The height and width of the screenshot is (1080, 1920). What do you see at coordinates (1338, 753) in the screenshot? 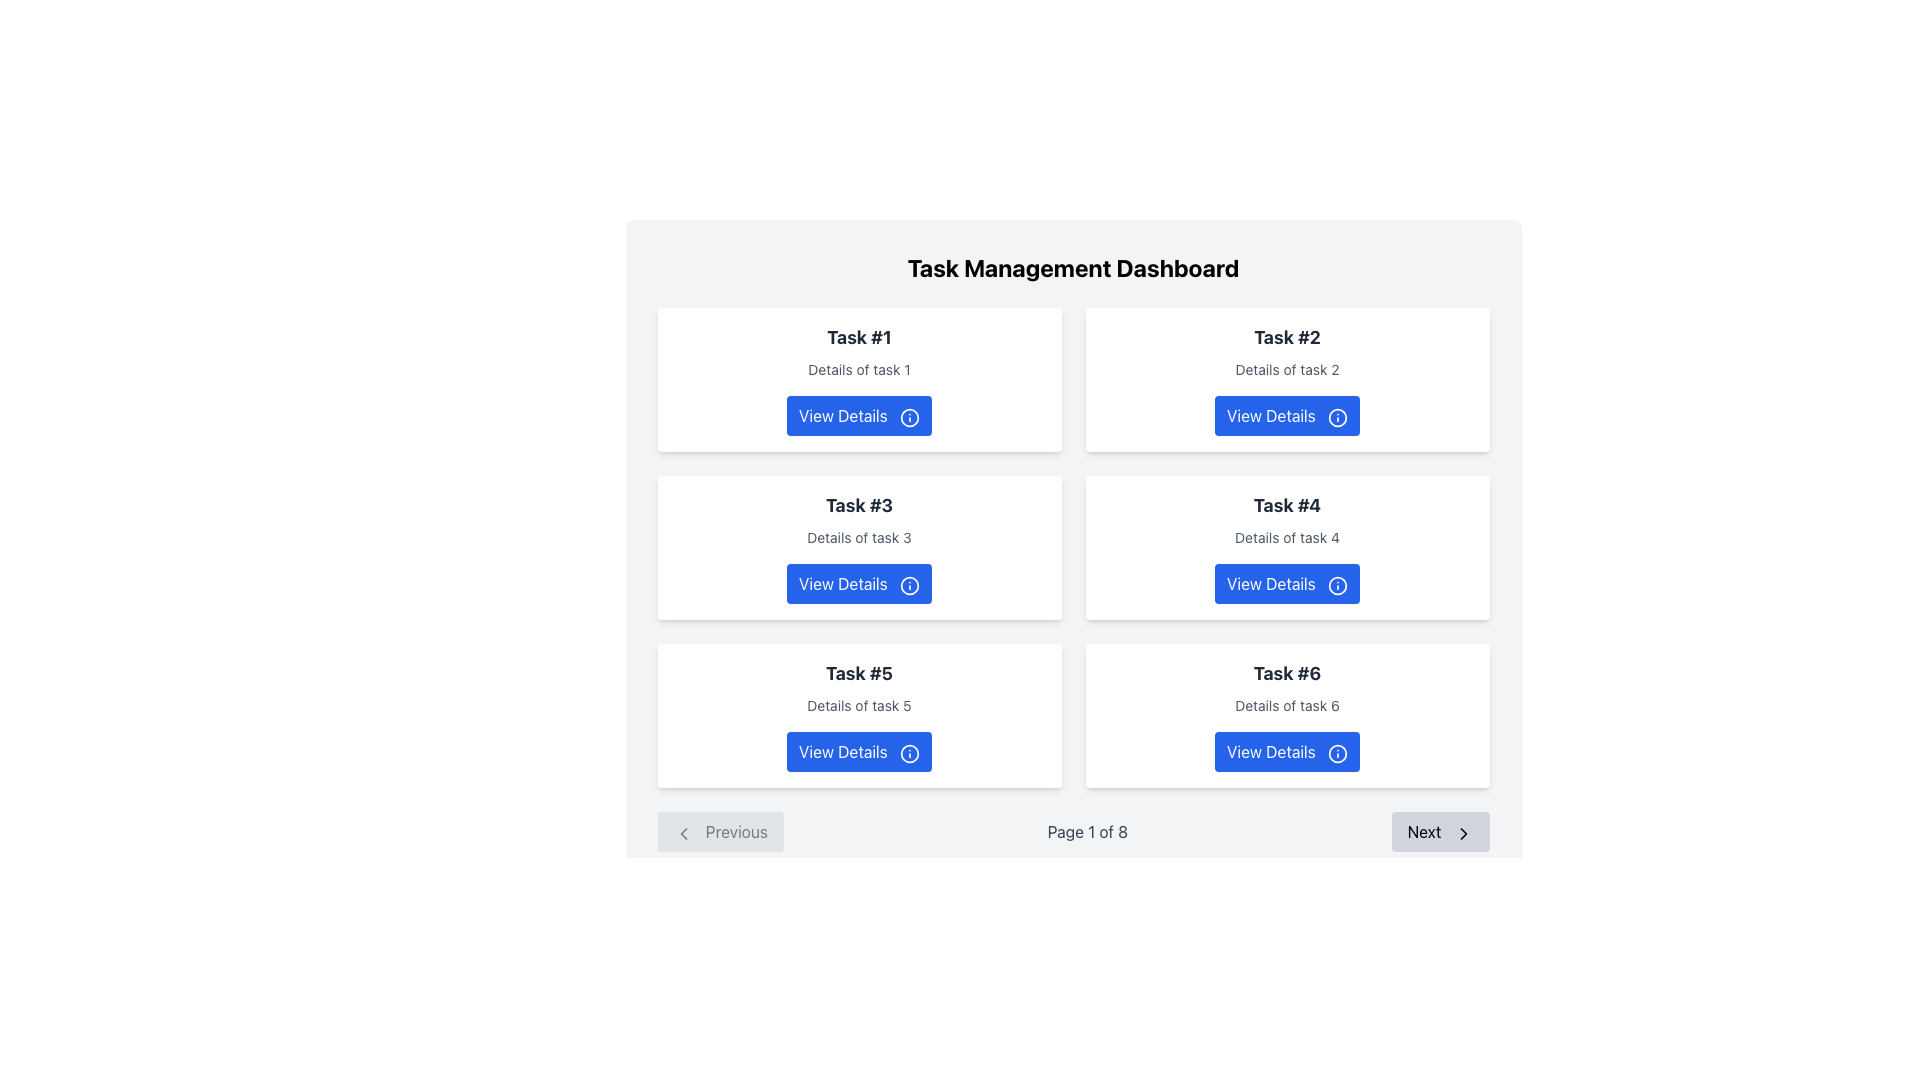
I see `the small circular blue icon located at the bottom-right corner of the 'View Details' button associated with 'Task #6'` at bounding box center [1338, 753].